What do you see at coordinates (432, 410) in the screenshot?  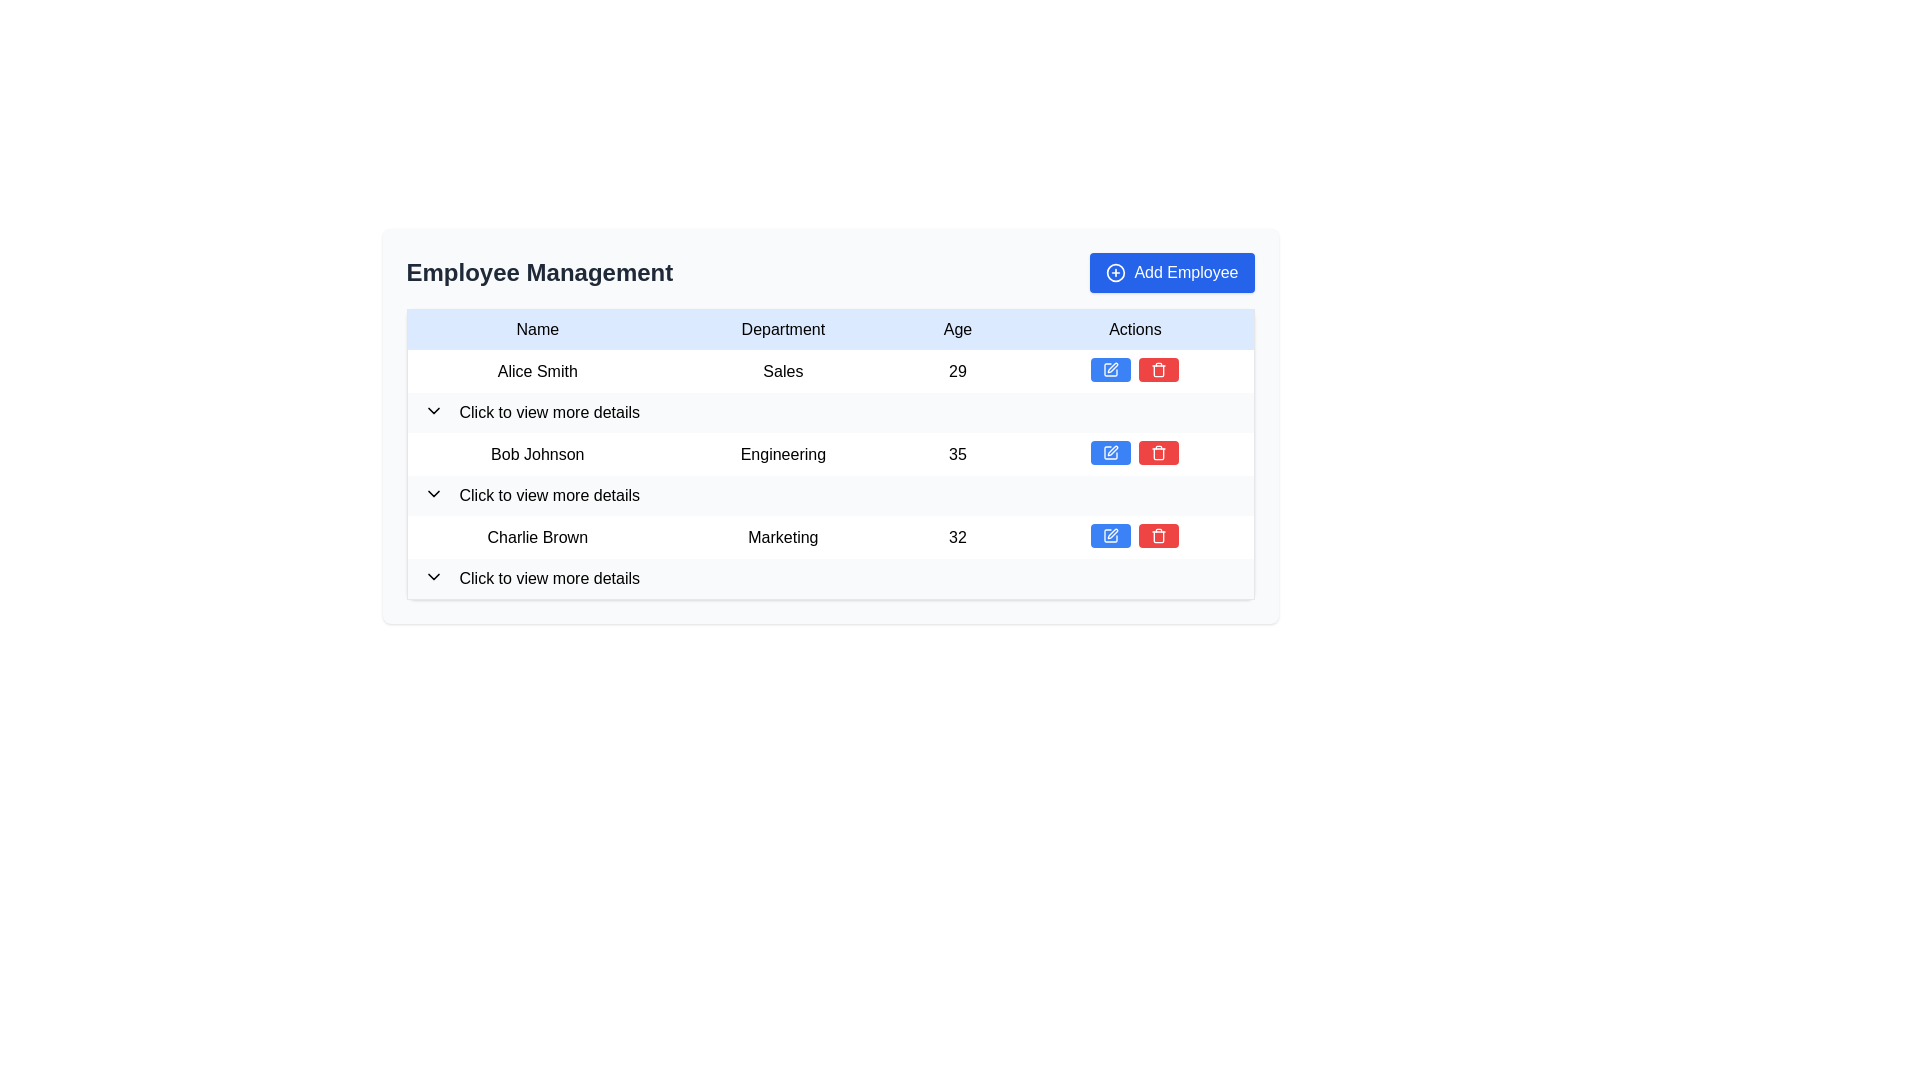 I see `the button located in the first row of the table` at bounding box center [432, 410].